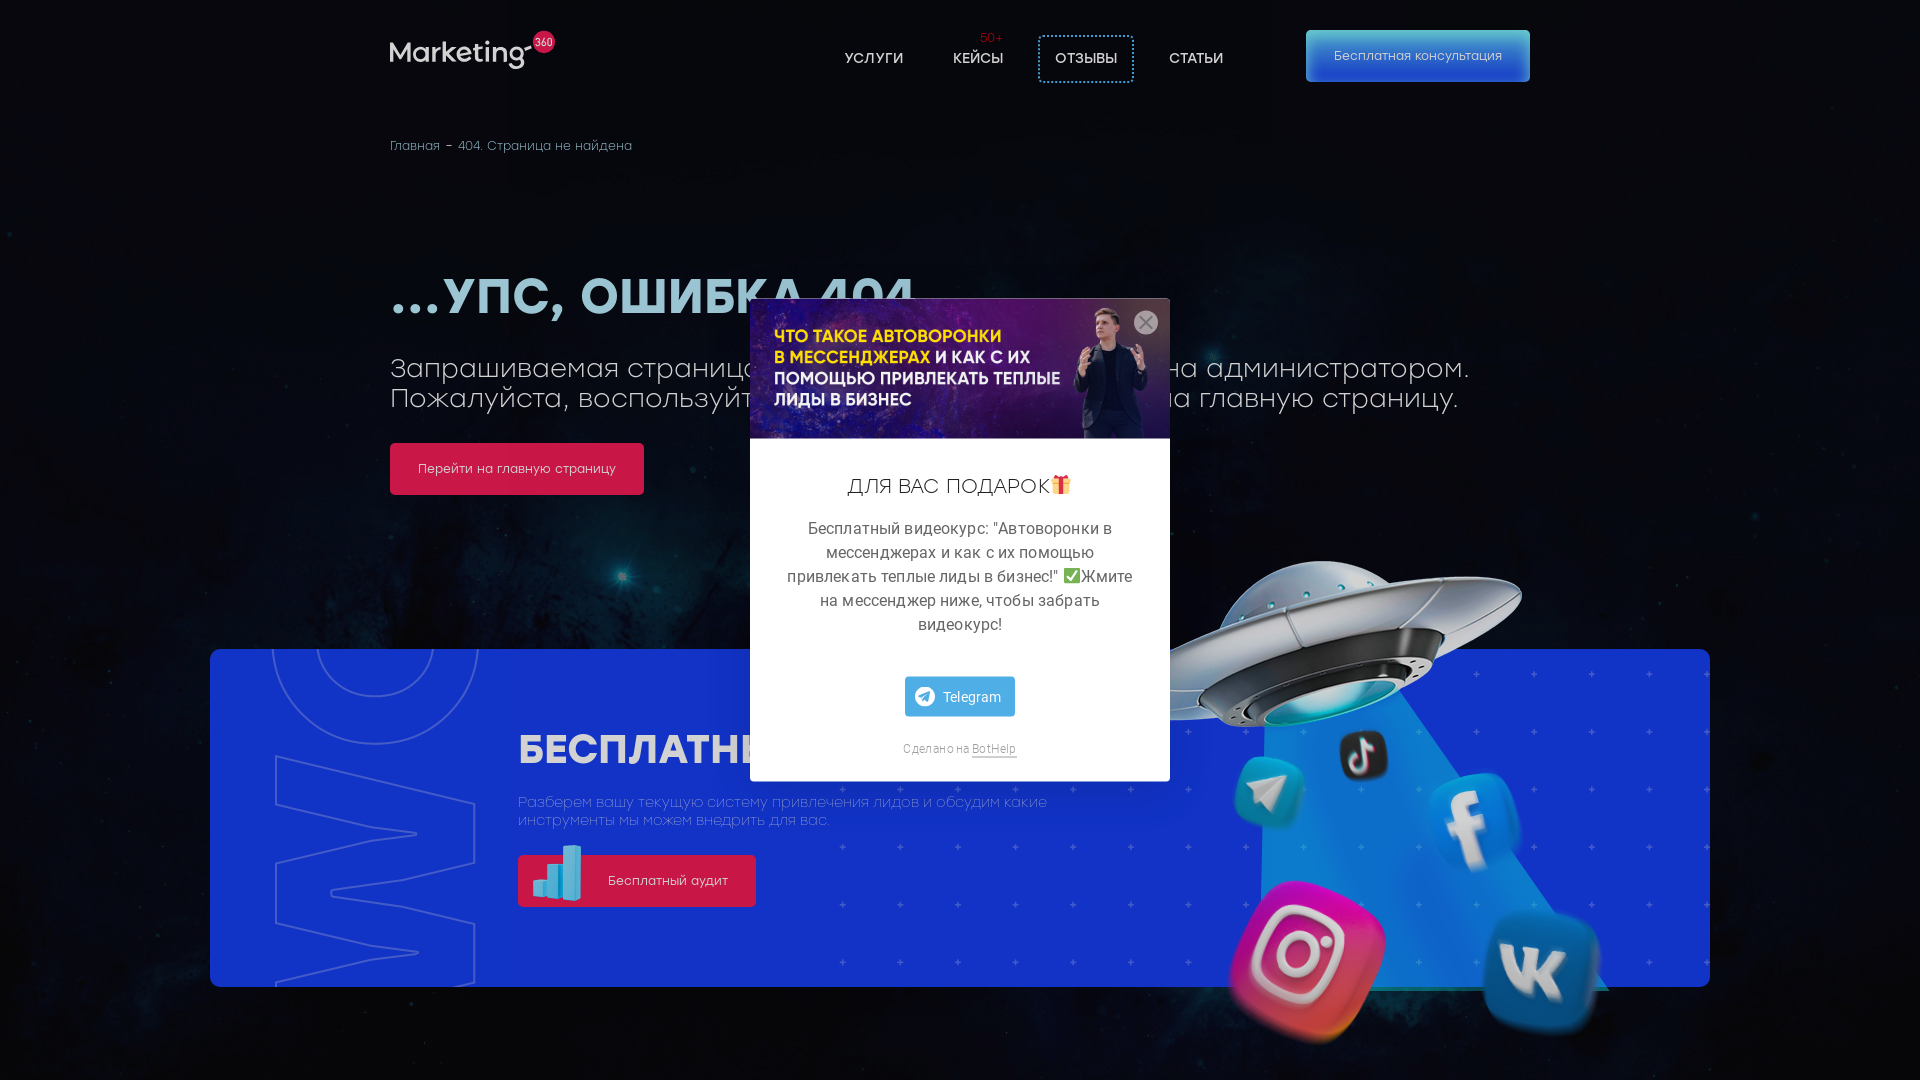  What do you see at coordinates (994, 748) in the screenshot?
I see `'BotHelp'` at bounding box center [994, 748].